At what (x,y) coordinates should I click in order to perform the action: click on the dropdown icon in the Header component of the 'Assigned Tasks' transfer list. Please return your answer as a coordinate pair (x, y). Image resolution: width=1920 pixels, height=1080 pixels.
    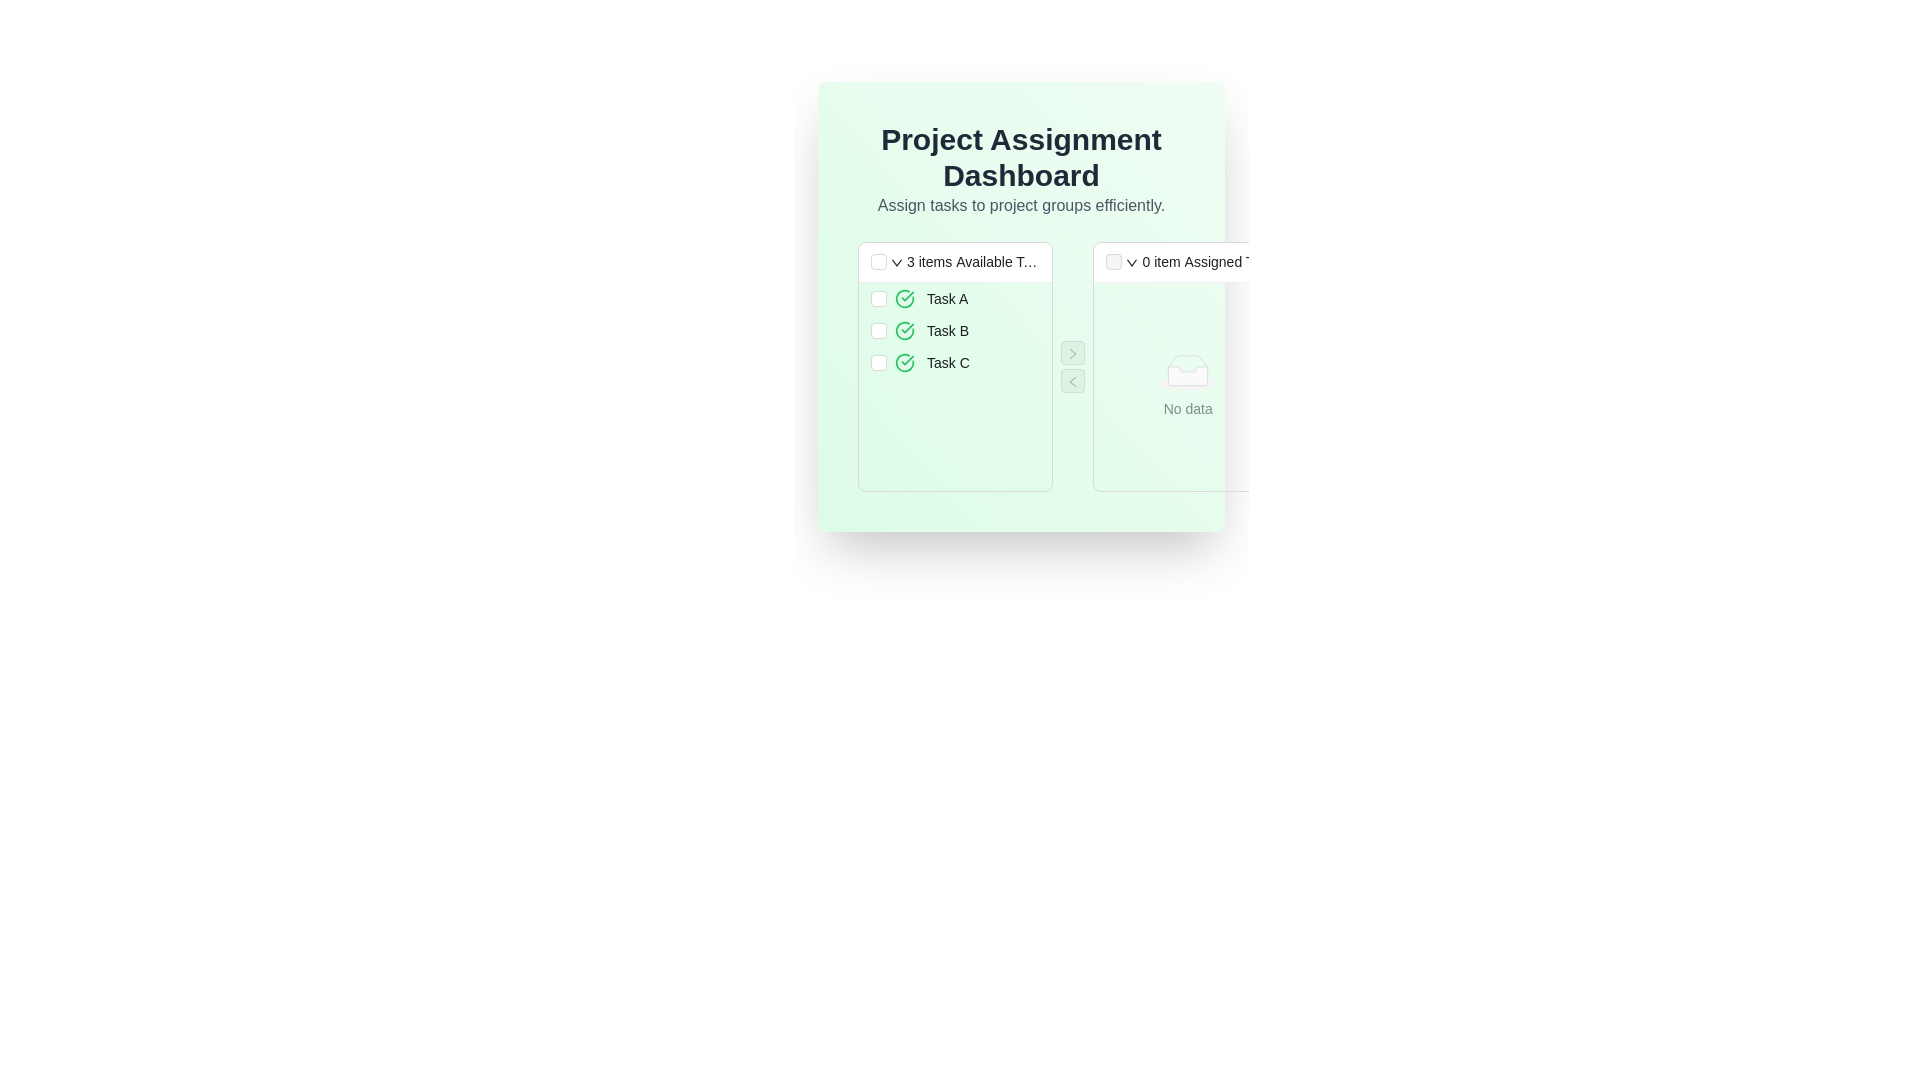
    Looking at the image, I should click on (1188, 261).